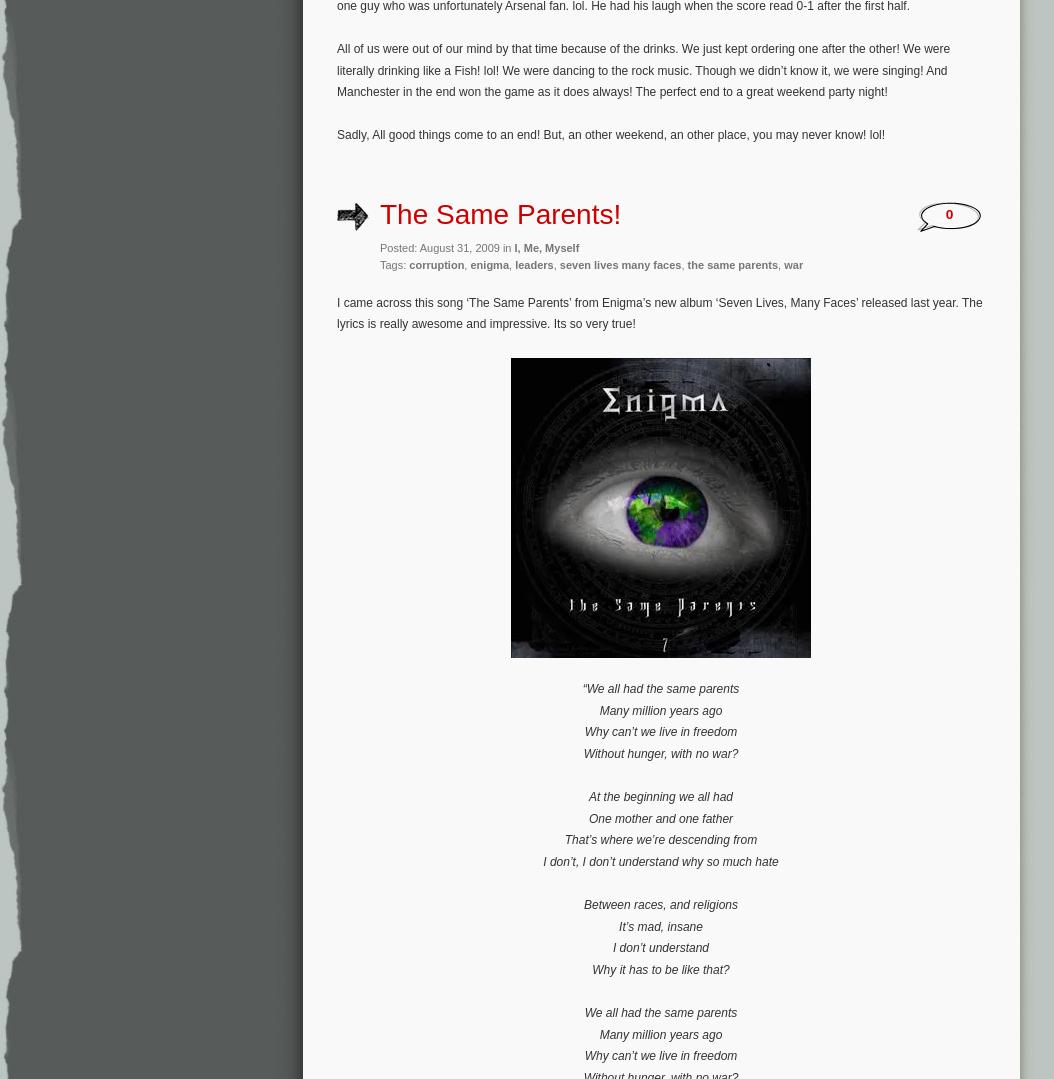 This screenshot has width=1054, height=1079. What do you see at coordinates (587, 795) in the screenshot?
I see `'At the beginning we all had'` at bounding box center [587, 795].